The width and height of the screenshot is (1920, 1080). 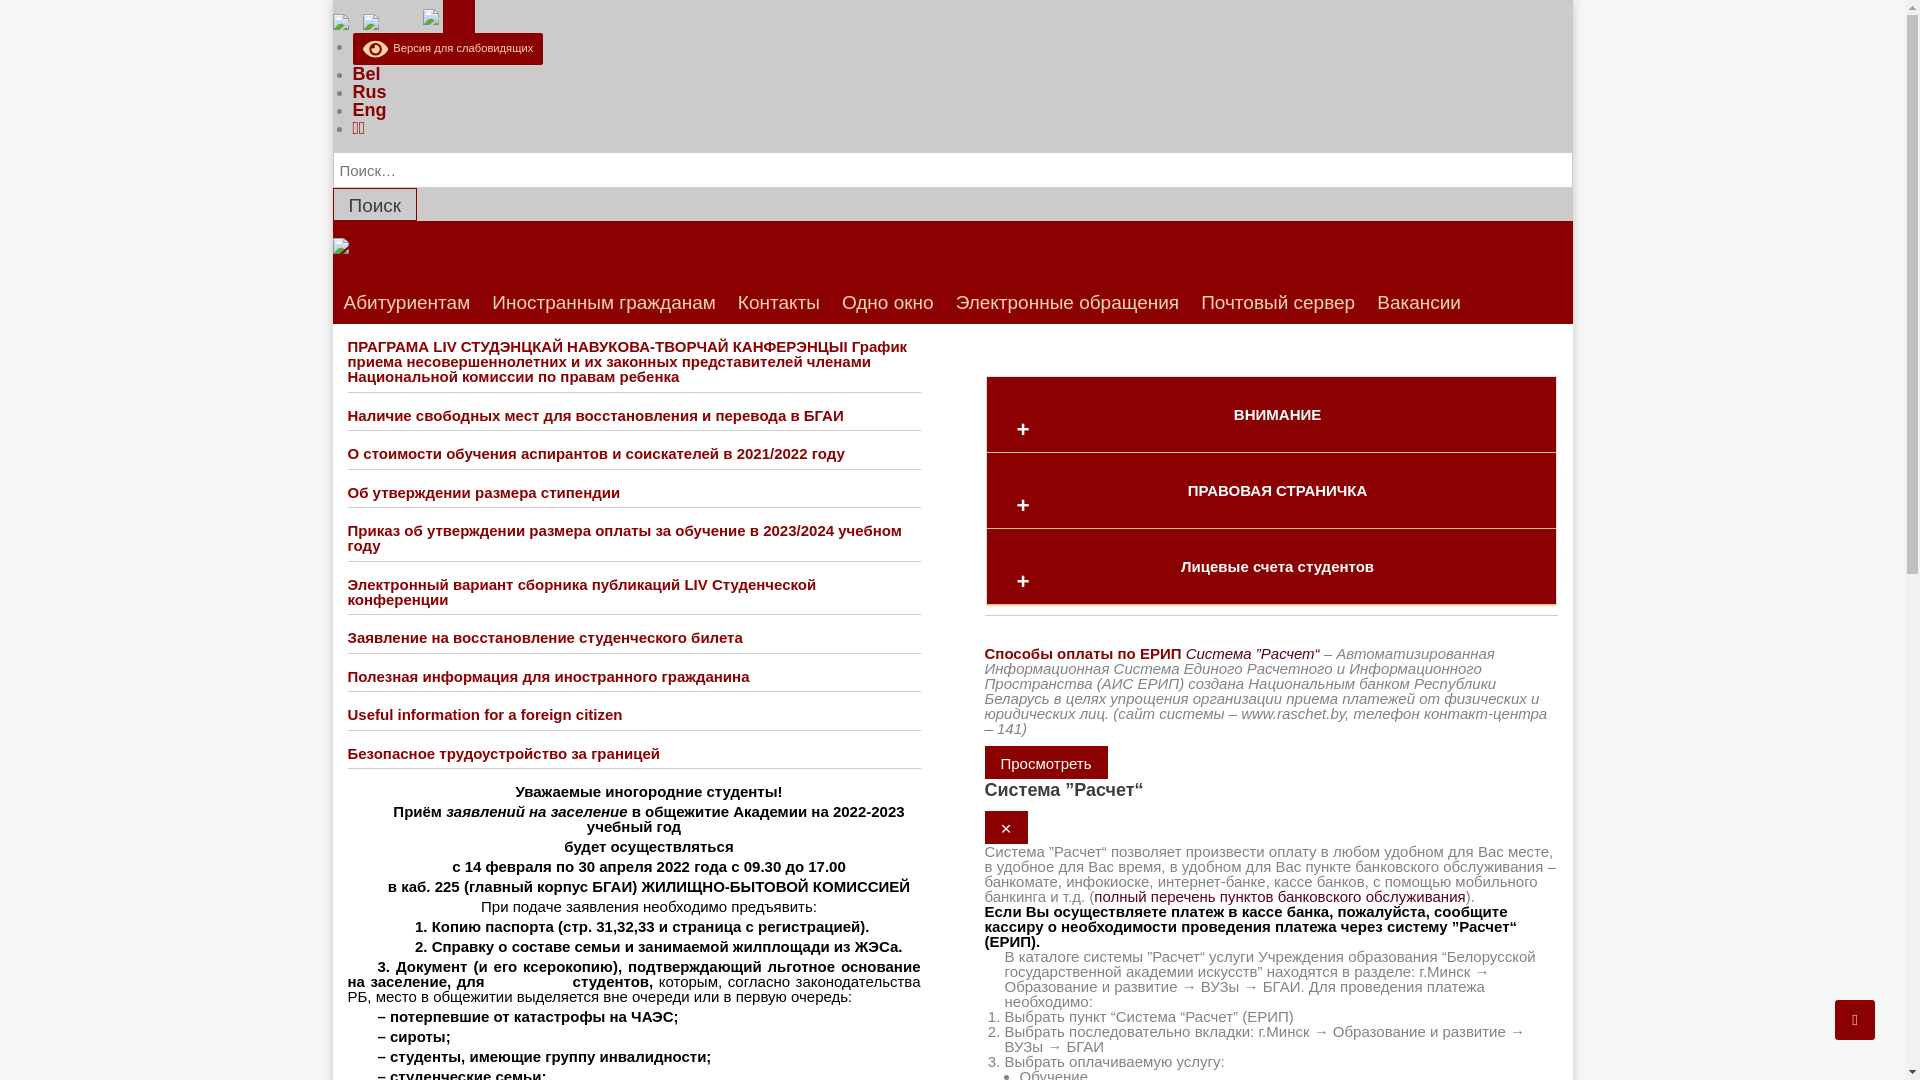 What do you see at coordinates (369, 92) in the screenshot?
I see `'Rus` at bounding box center [369, 92].